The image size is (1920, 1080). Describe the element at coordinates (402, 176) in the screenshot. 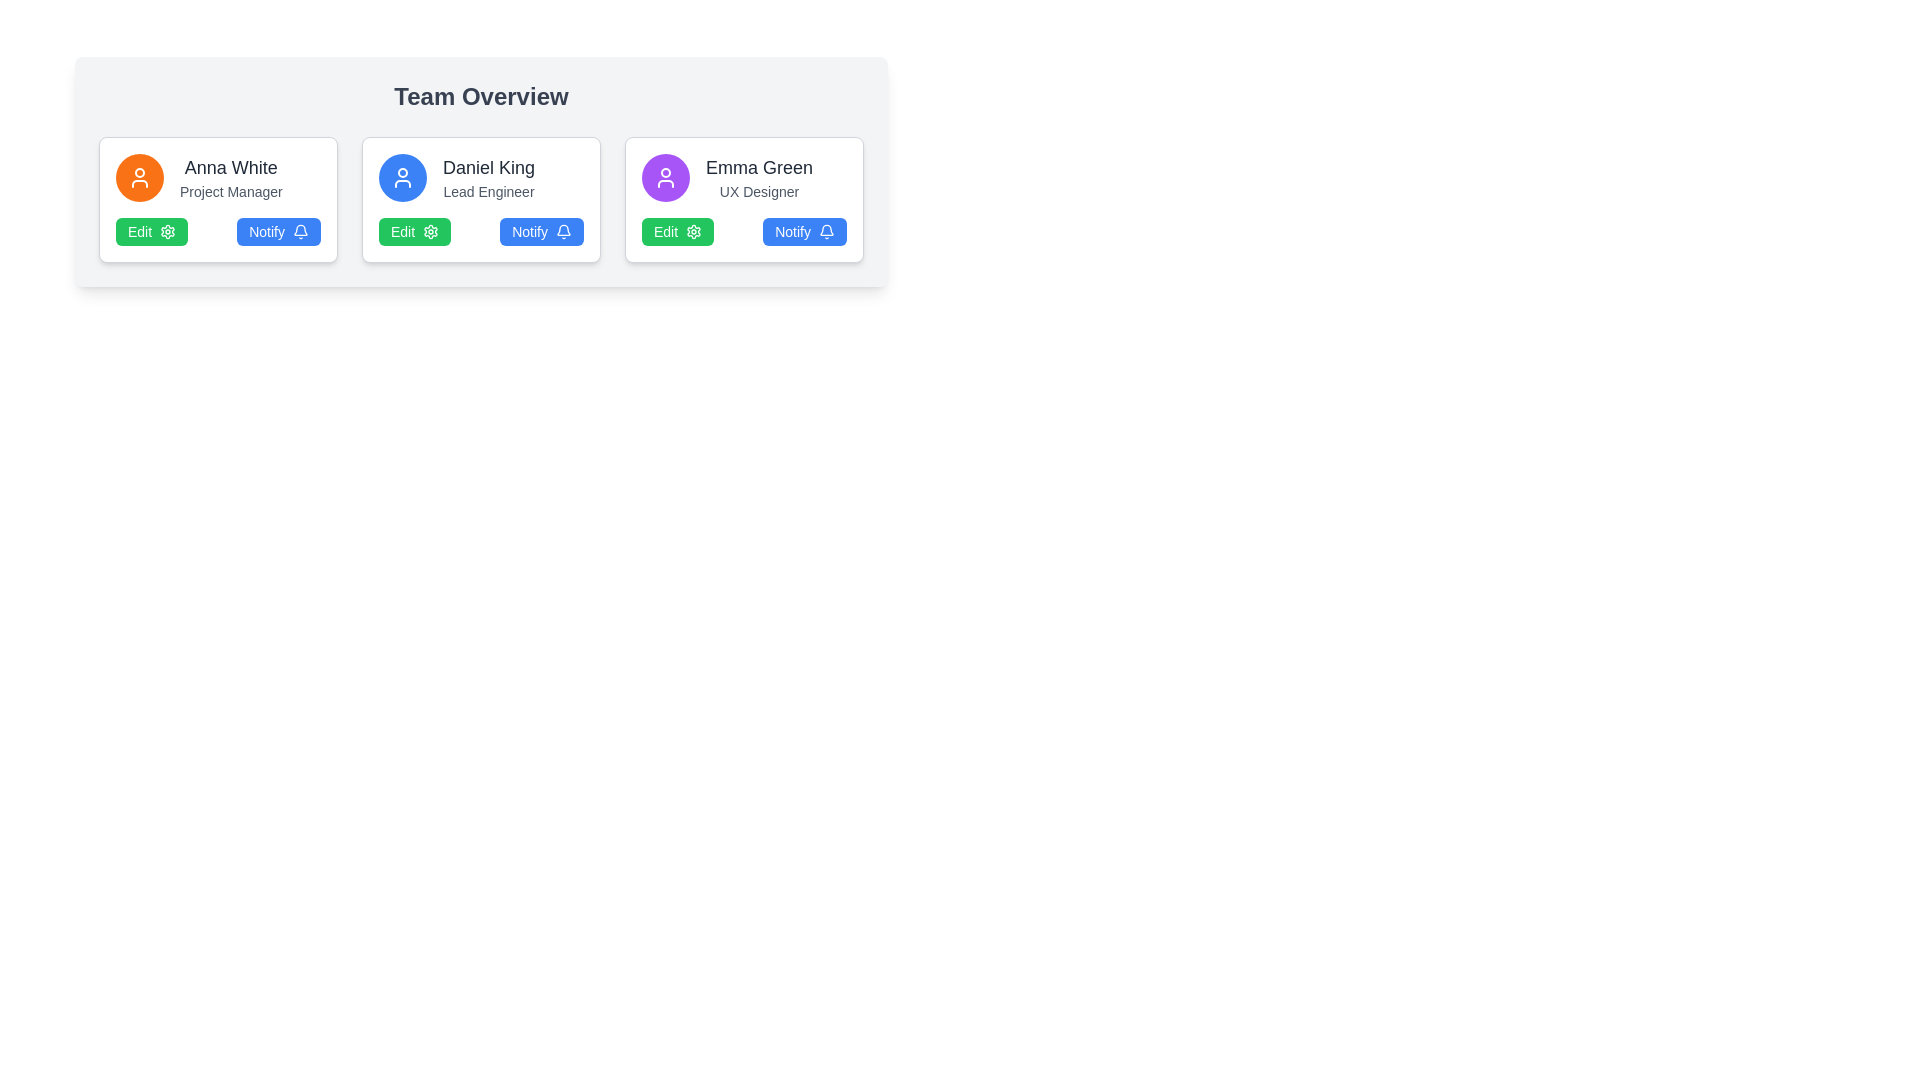

I see `the profile icon for Daniel King, Lead Engineer, located at the top center of the second user card in the Team Overview section` at that location.